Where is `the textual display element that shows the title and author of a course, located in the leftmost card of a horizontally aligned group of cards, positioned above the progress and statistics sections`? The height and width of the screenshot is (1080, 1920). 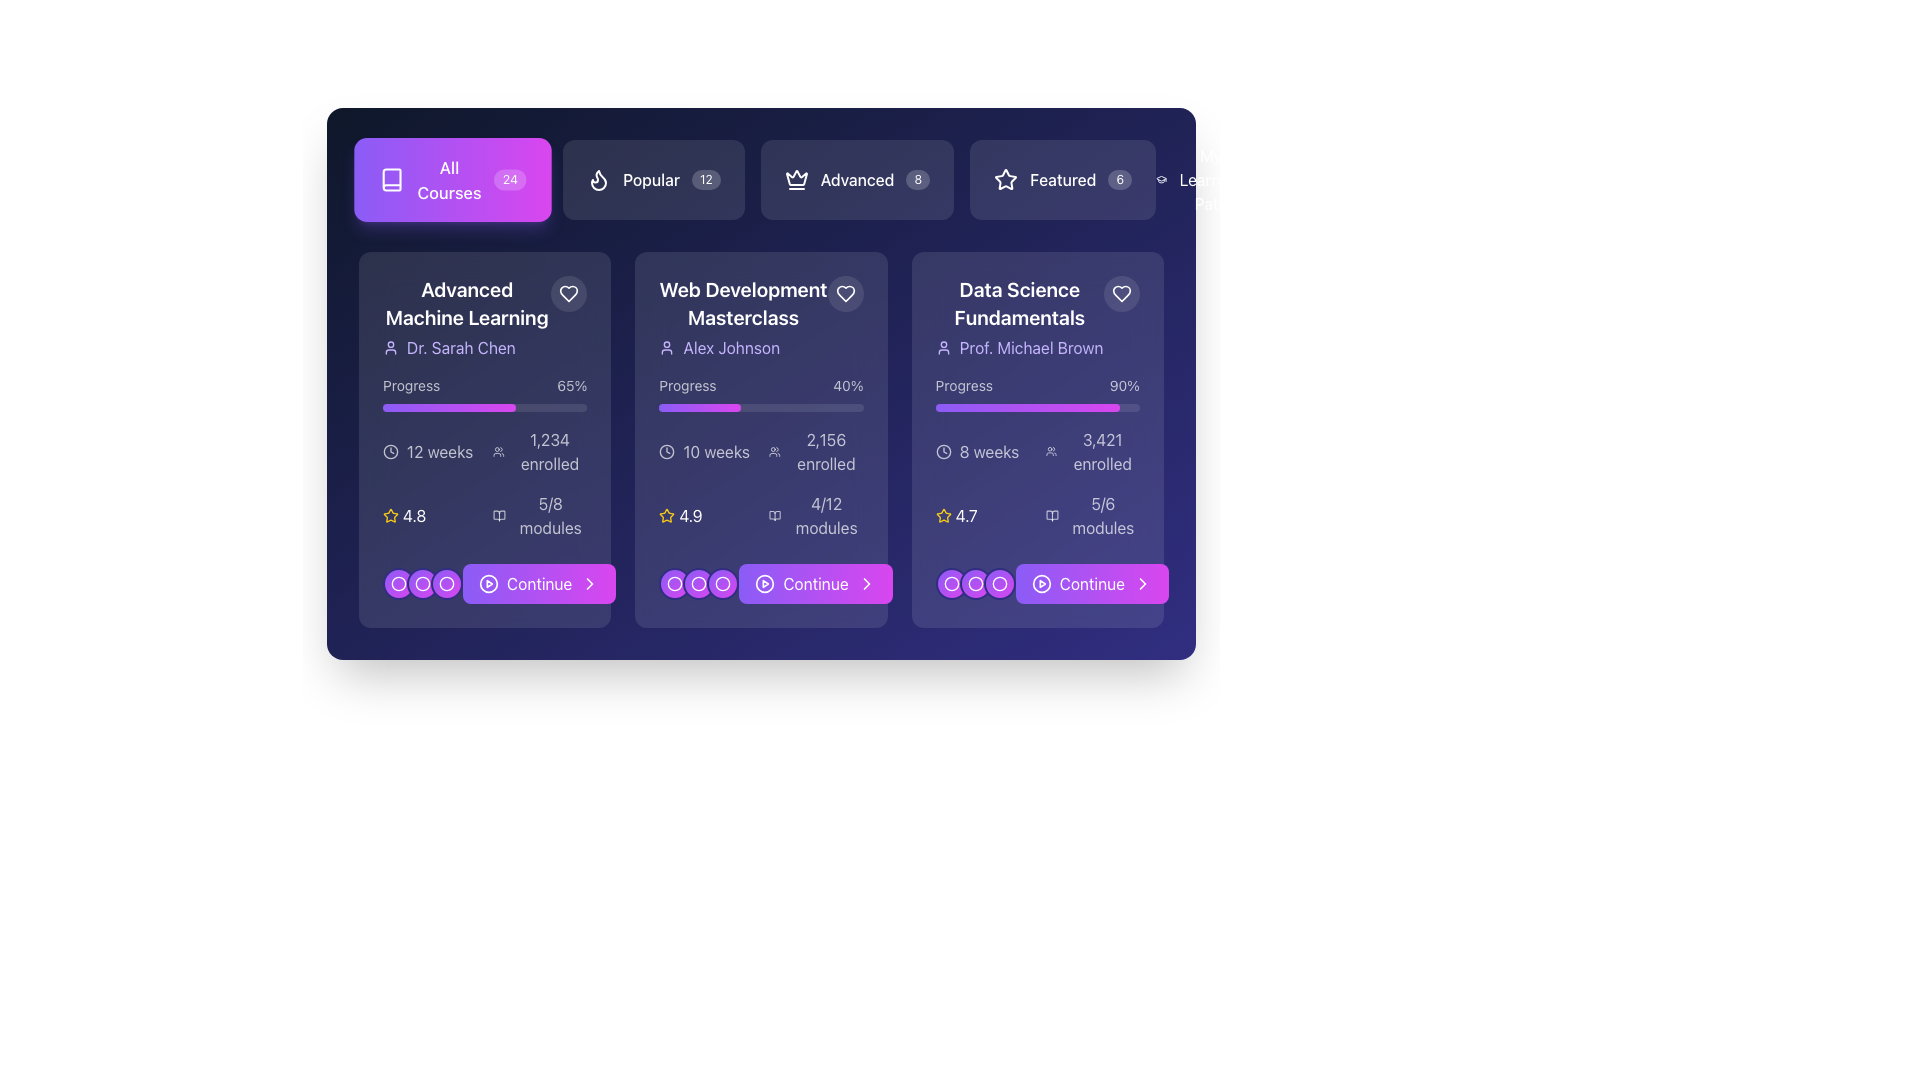
the textual display element that shows the title and author of a course, located in the leftmost card of a horizontally aligned group of cards, positioned above the progress and statistics sections is located at coordinates (466, 316).